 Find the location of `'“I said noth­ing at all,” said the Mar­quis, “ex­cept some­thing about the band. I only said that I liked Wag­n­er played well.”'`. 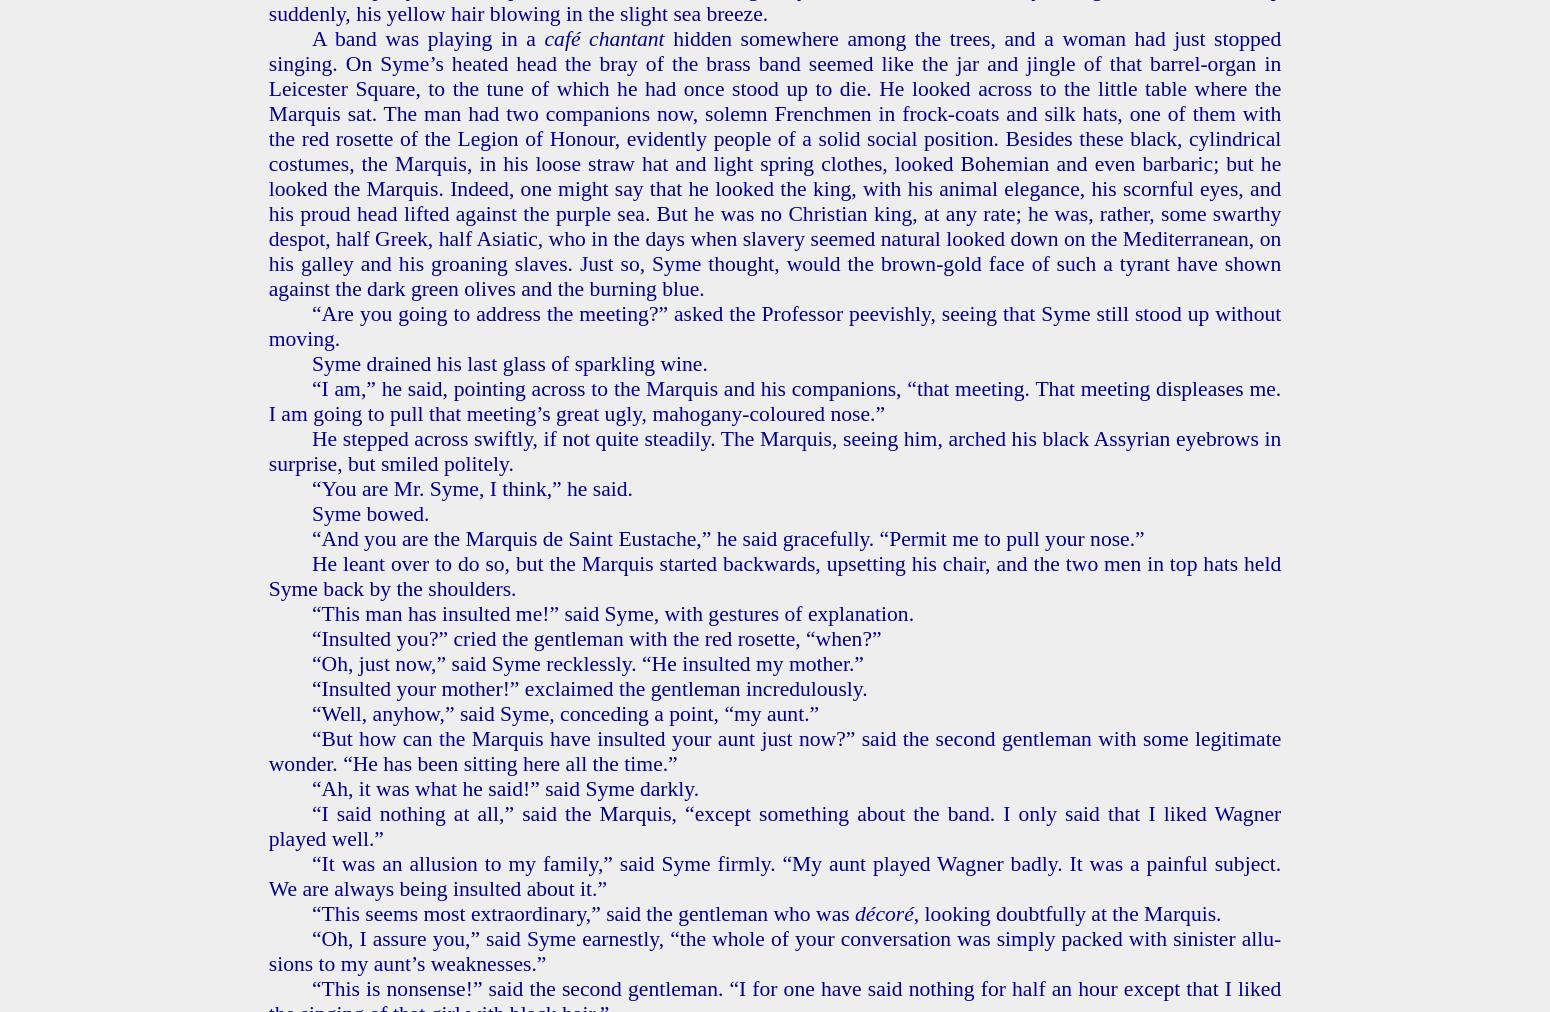

'“I said noth­ing at all,” said the Mar­quis, “ex­cept some­thing about the band. I only said that I liked Wag­n­er played well.”' is located at coordinates (774, 824).